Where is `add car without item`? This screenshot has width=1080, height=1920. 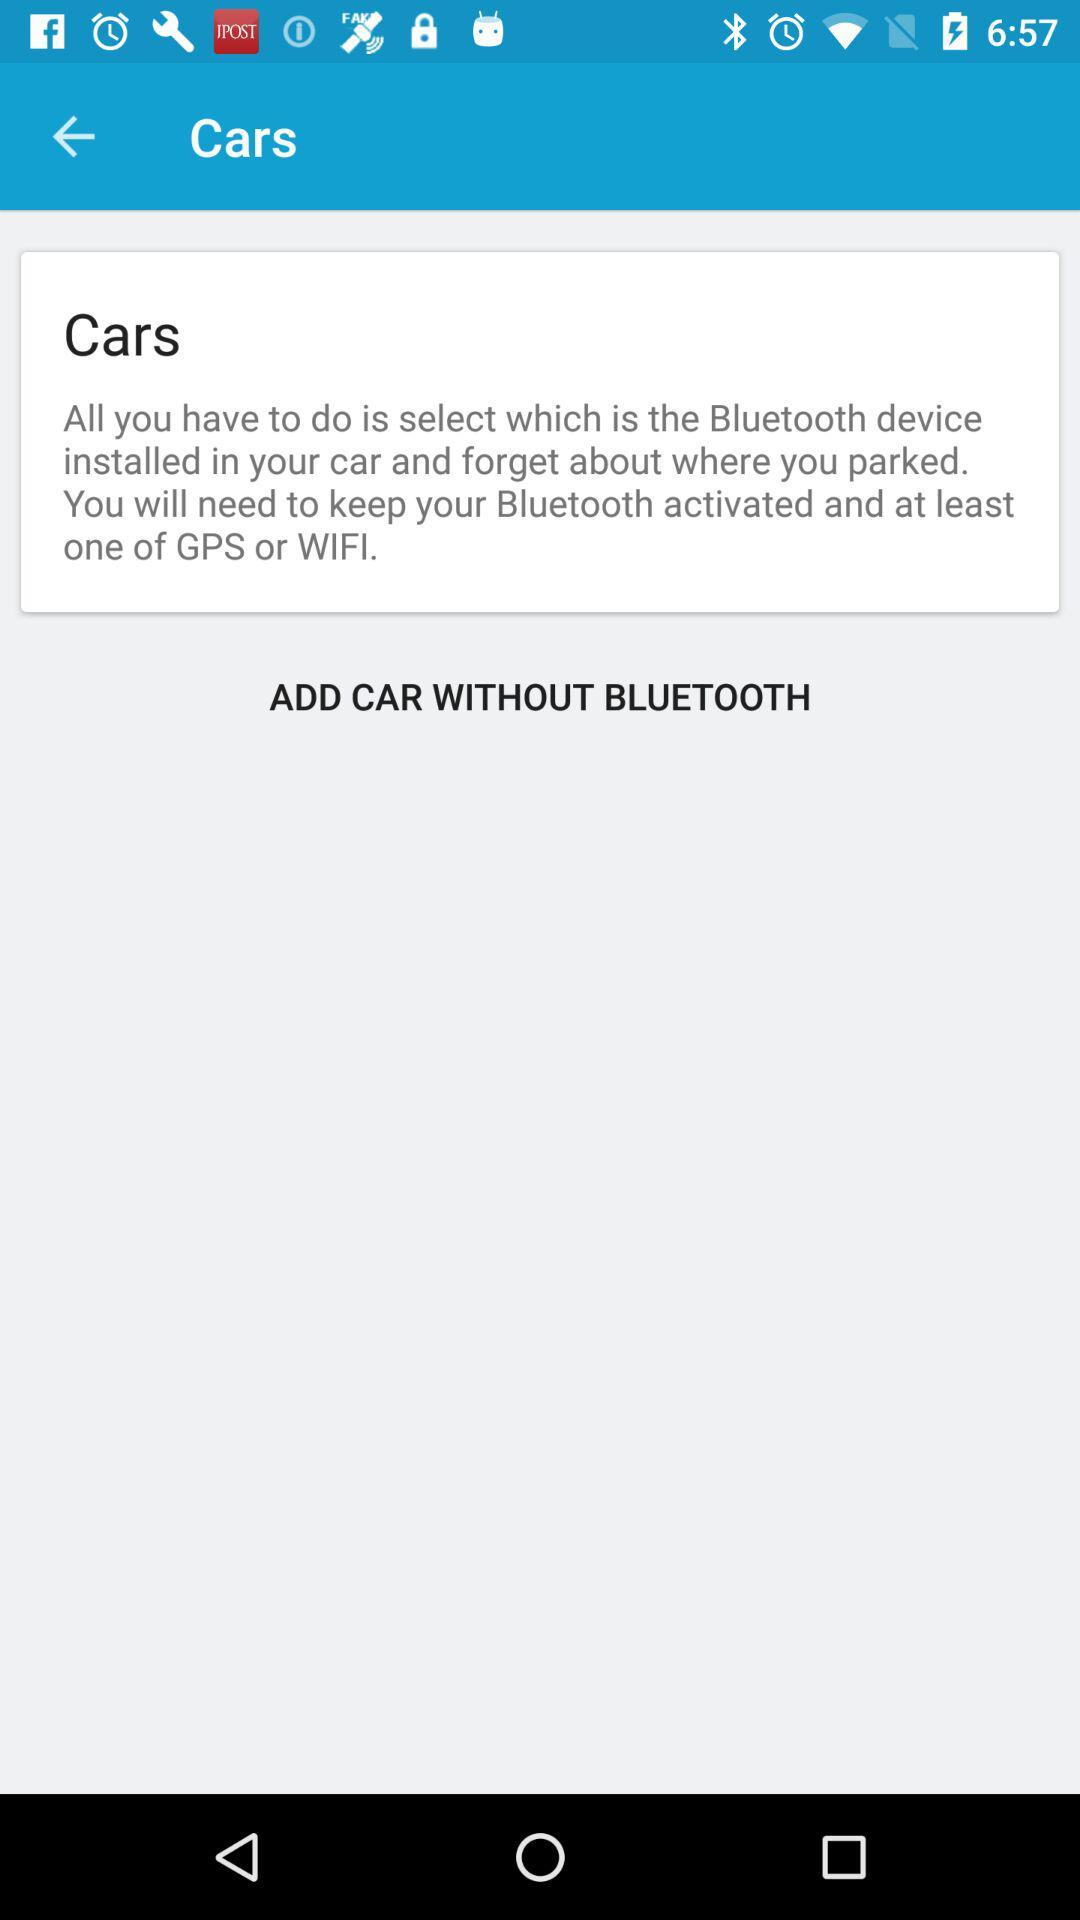 add car without item is located at coordinates (540, 696).